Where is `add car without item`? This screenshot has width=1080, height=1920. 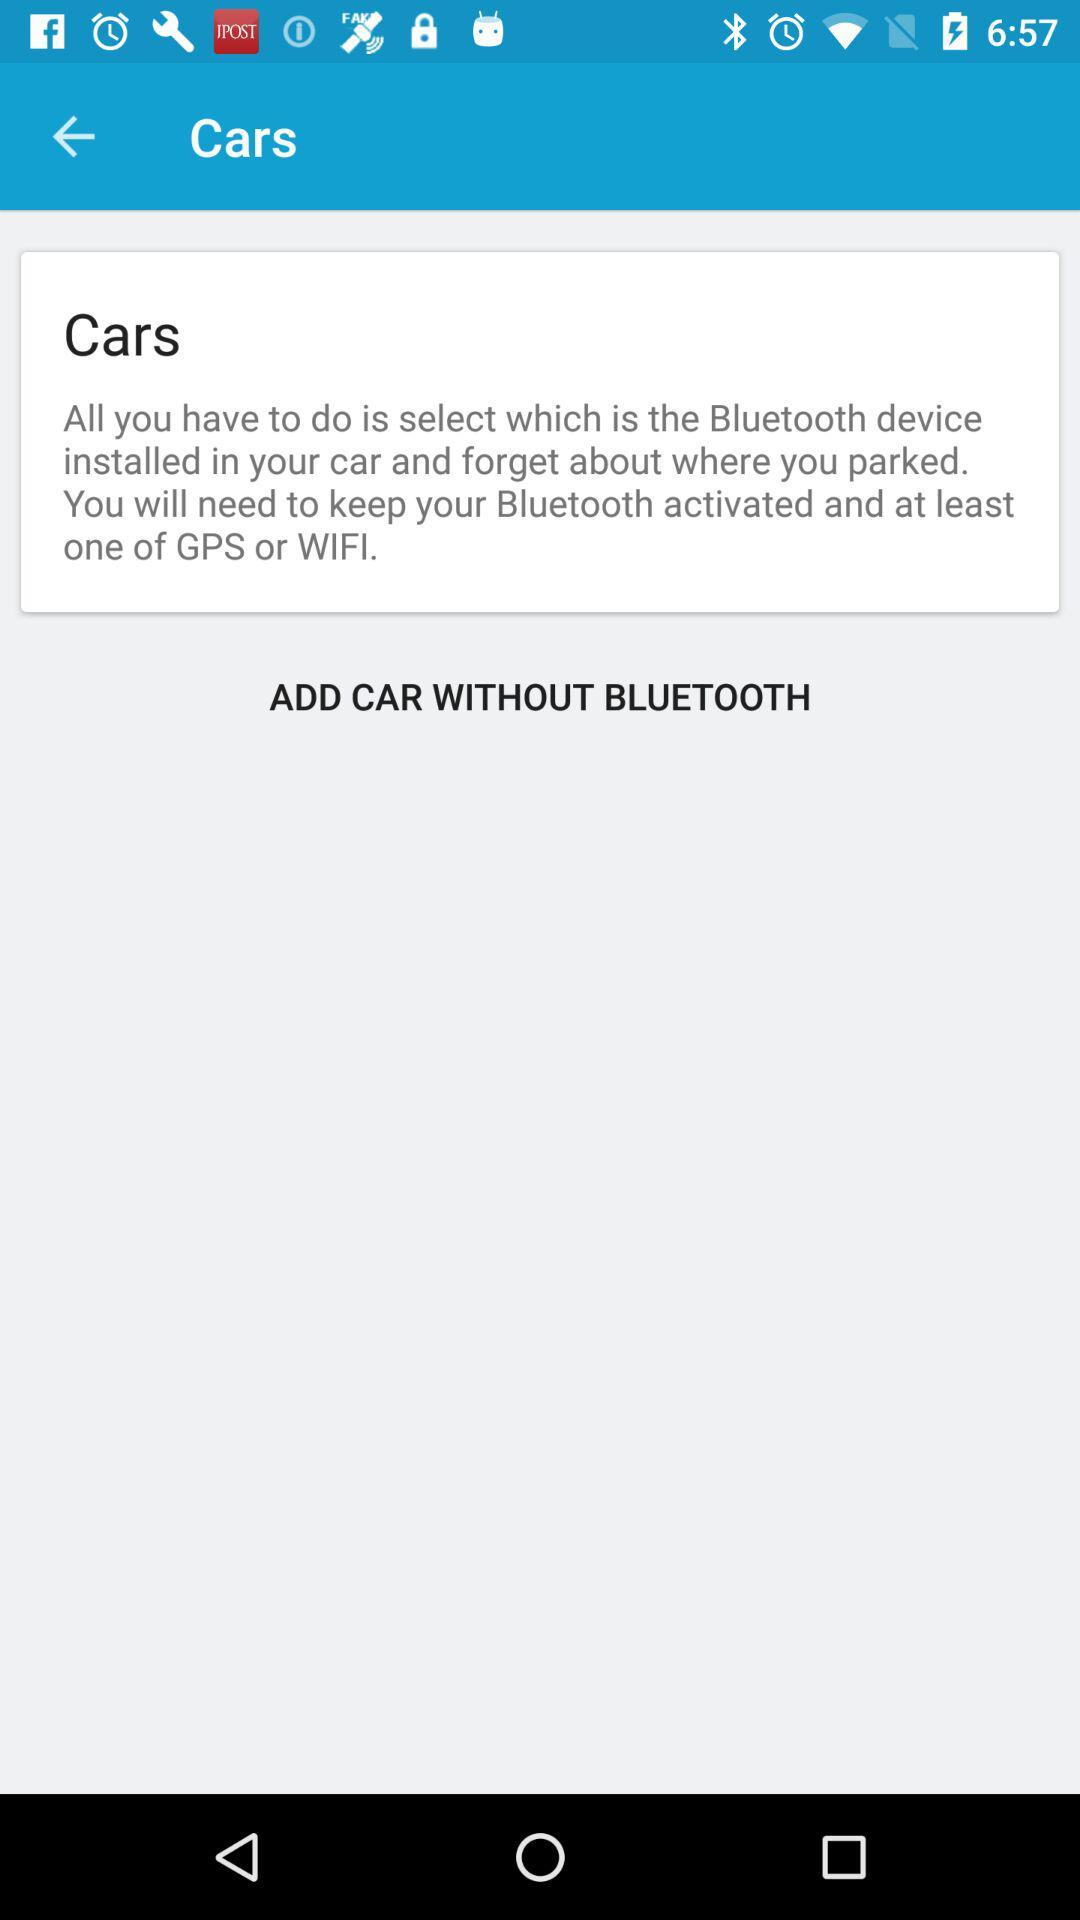 add car without item is located at coordinates (540, 696).